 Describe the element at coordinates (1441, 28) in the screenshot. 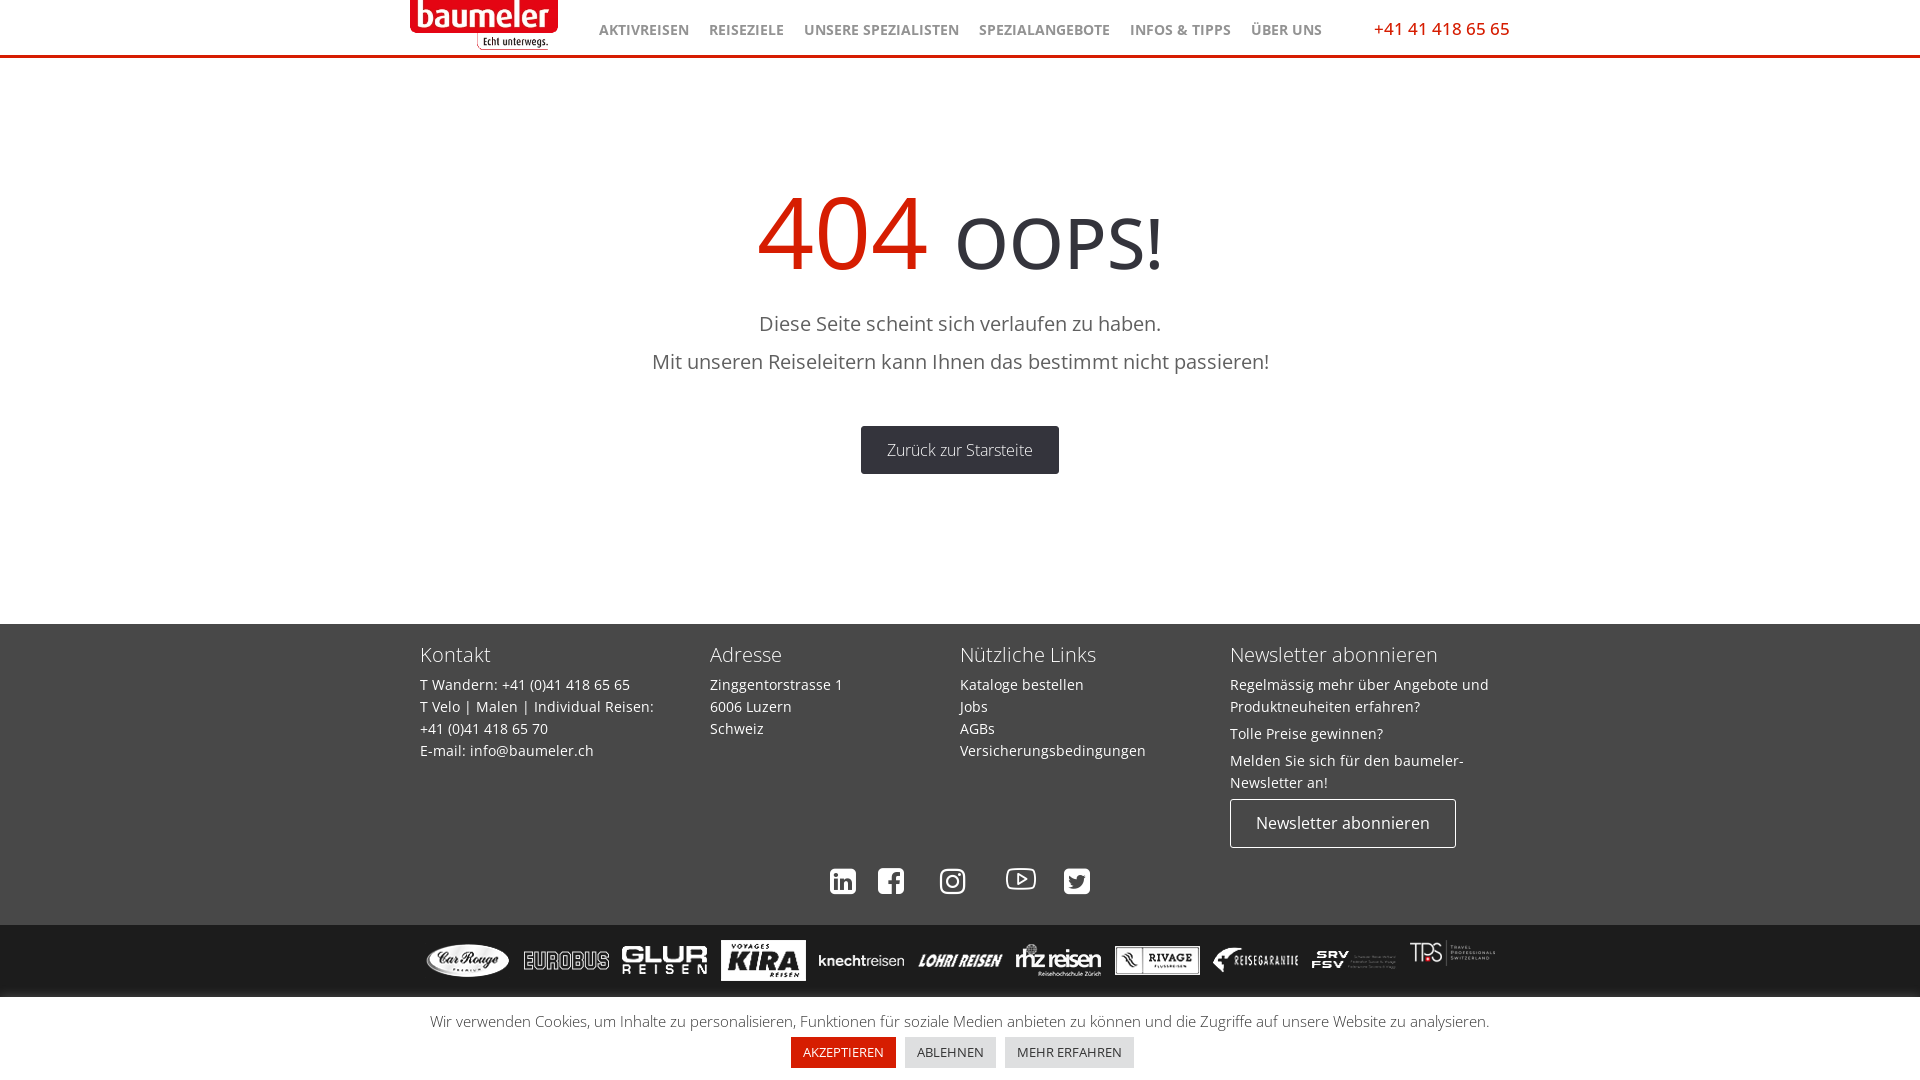

I see `'+41 41 418 65 65'` at that location.